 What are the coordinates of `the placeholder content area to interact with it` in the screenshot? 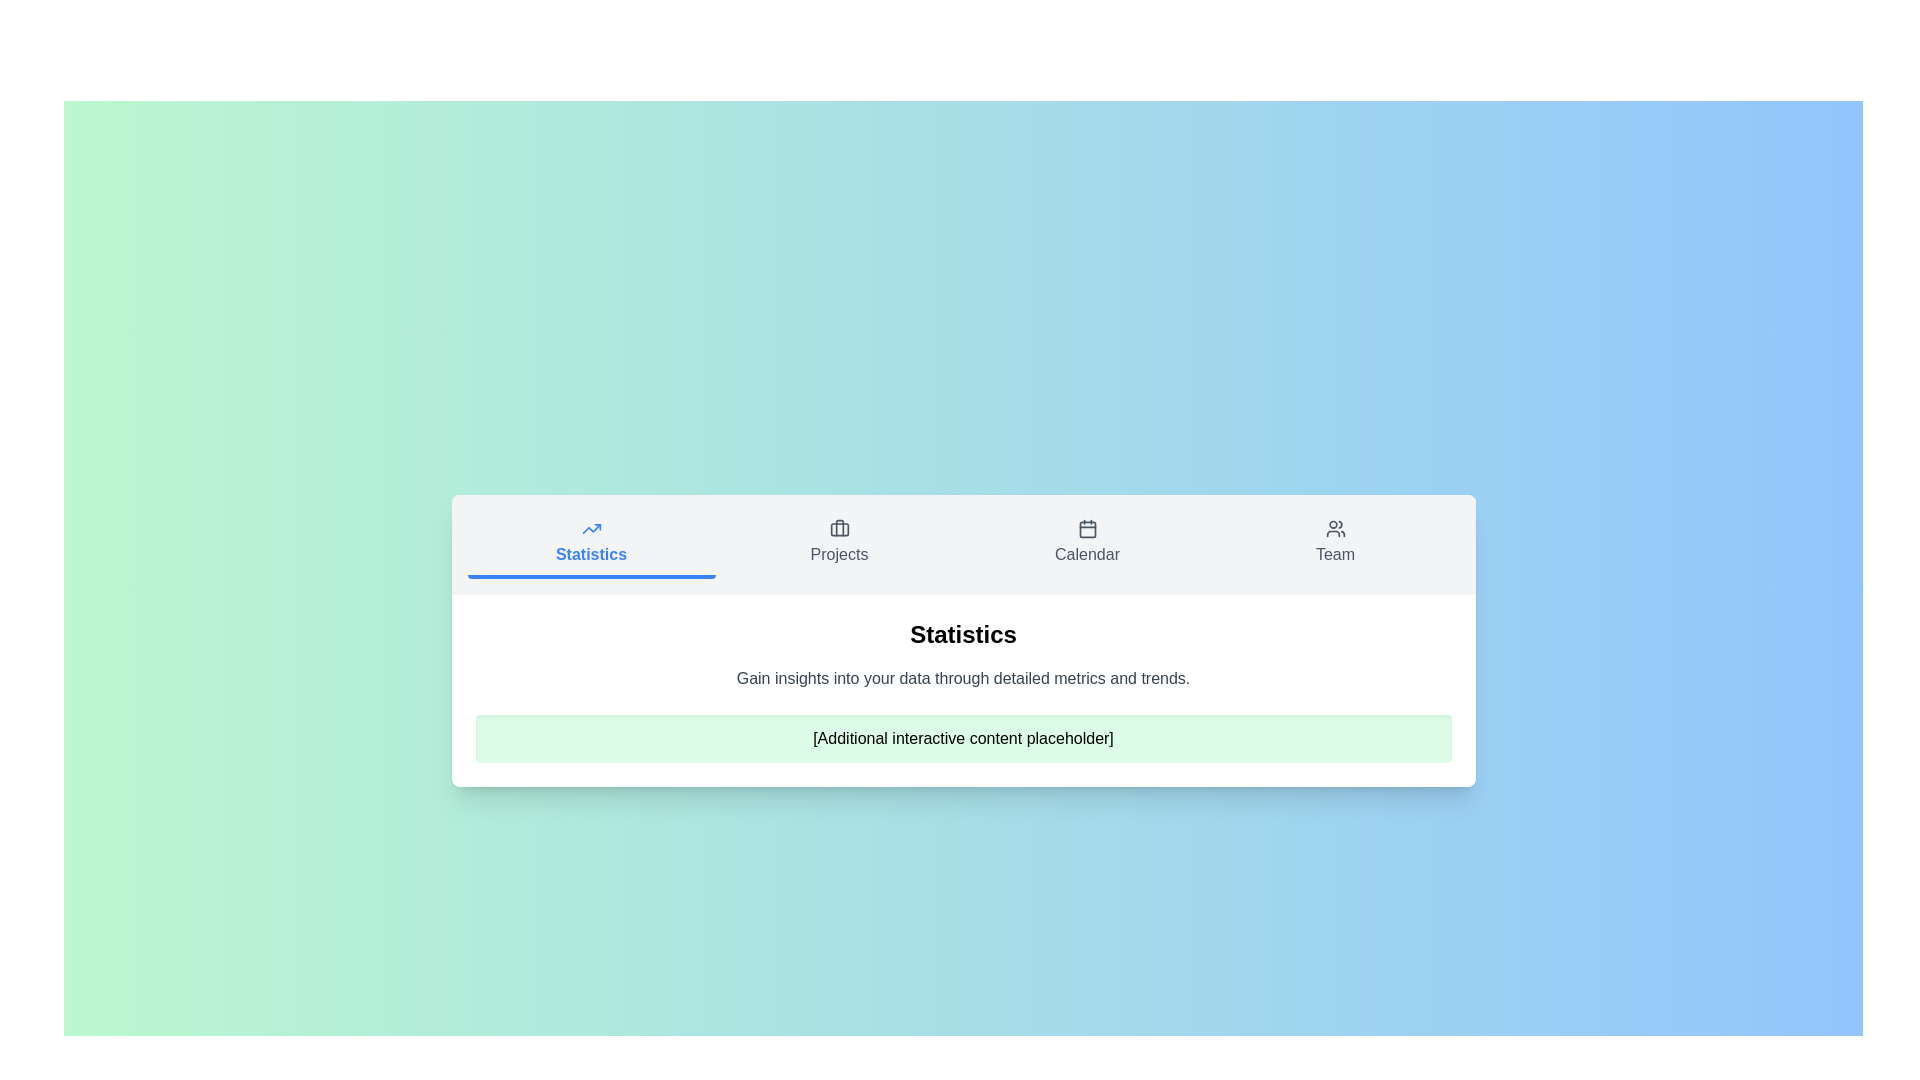 It's located at (963, 739).